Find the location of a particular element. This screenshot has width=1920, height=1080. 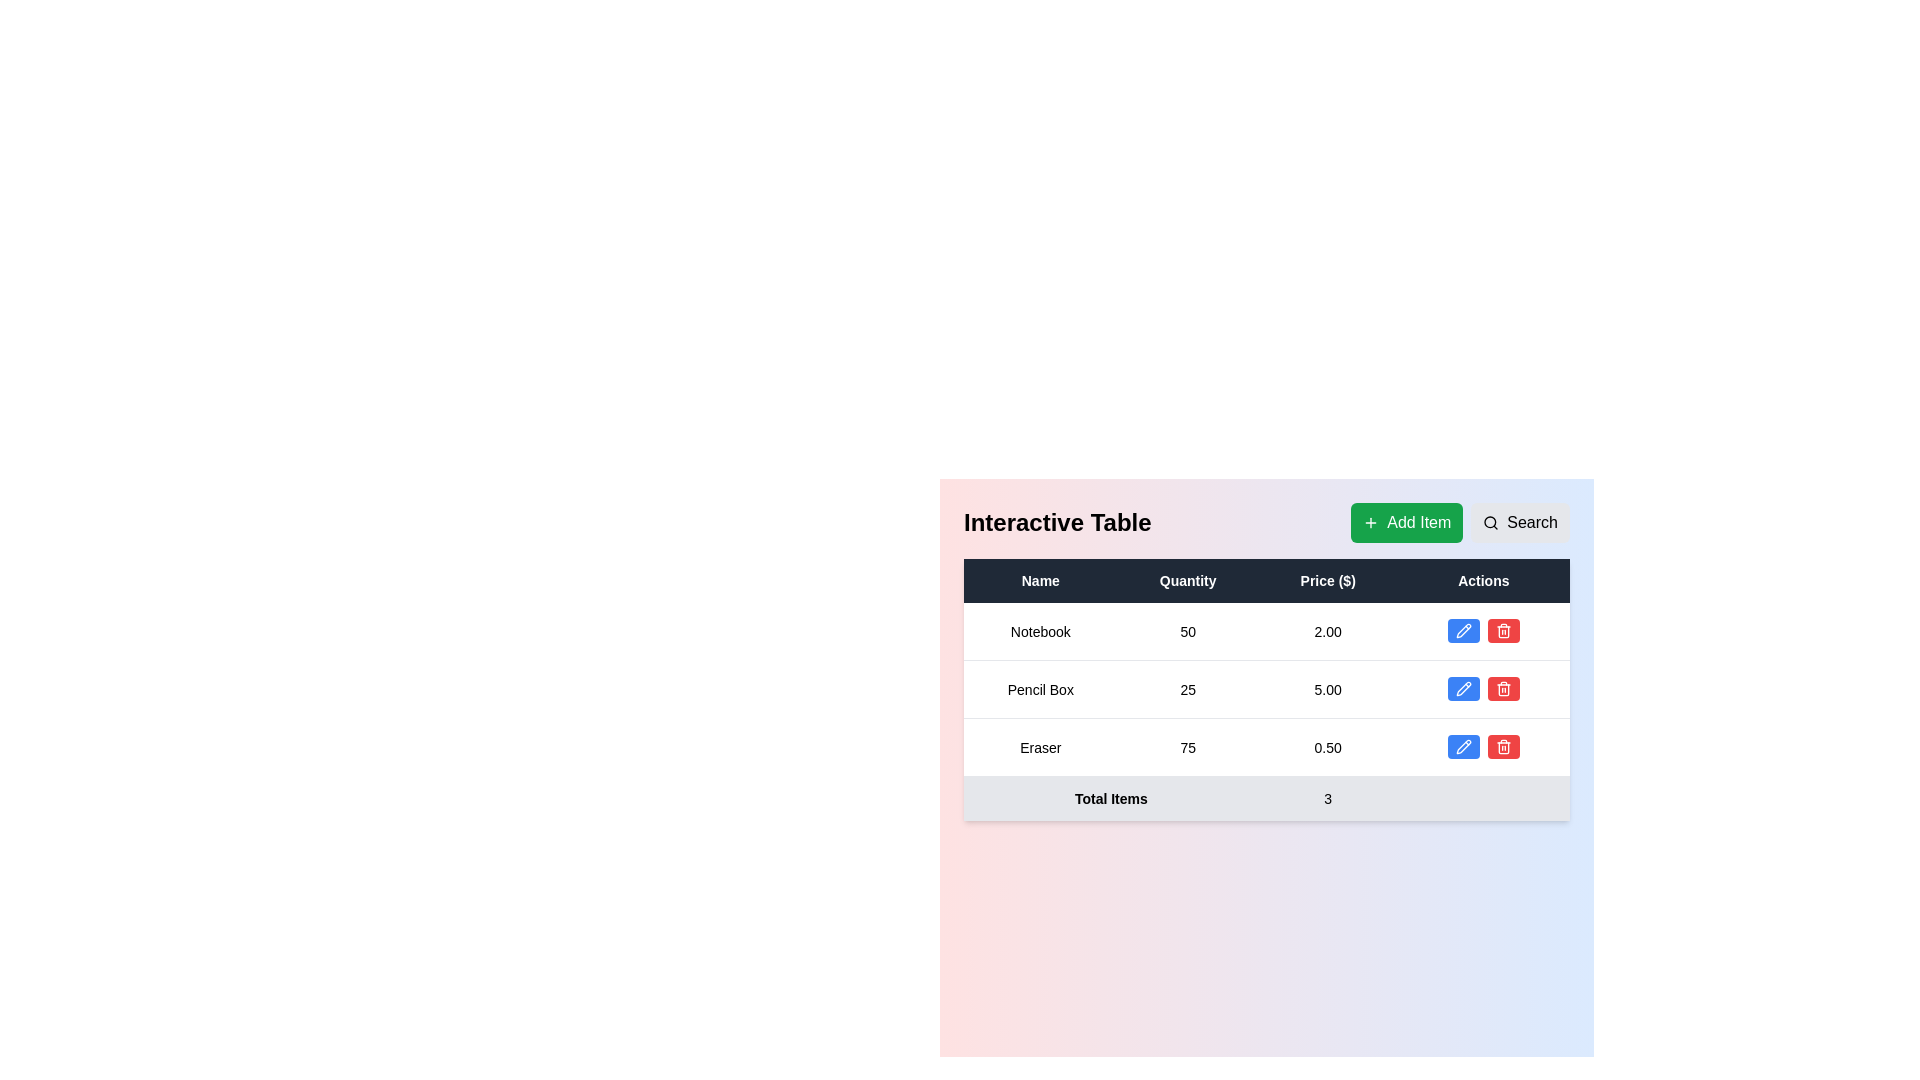

the 'Notebook' text label in the table cell under the 'Name' column, which is centrally aligned and positioned in the first row of the table is located at coordinates (1040, 631).